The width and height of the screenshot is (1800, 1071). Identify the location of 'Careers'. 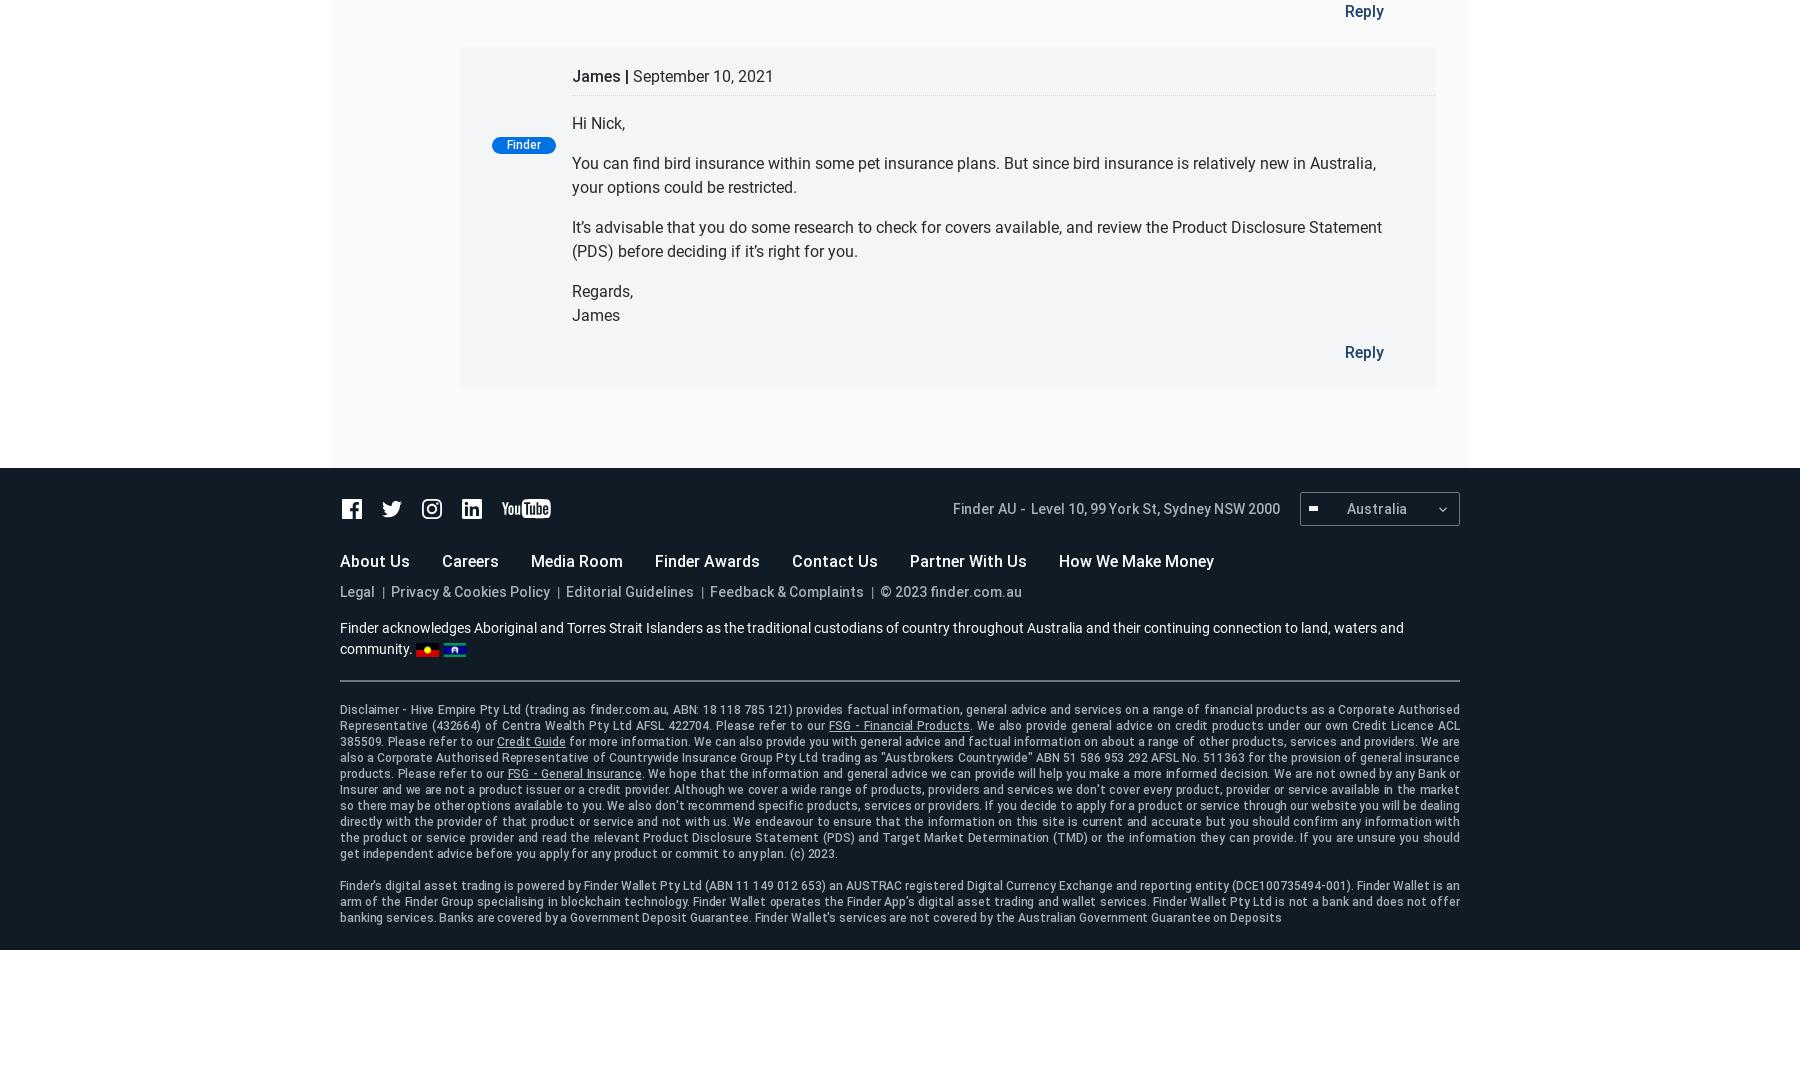
(469, 560).